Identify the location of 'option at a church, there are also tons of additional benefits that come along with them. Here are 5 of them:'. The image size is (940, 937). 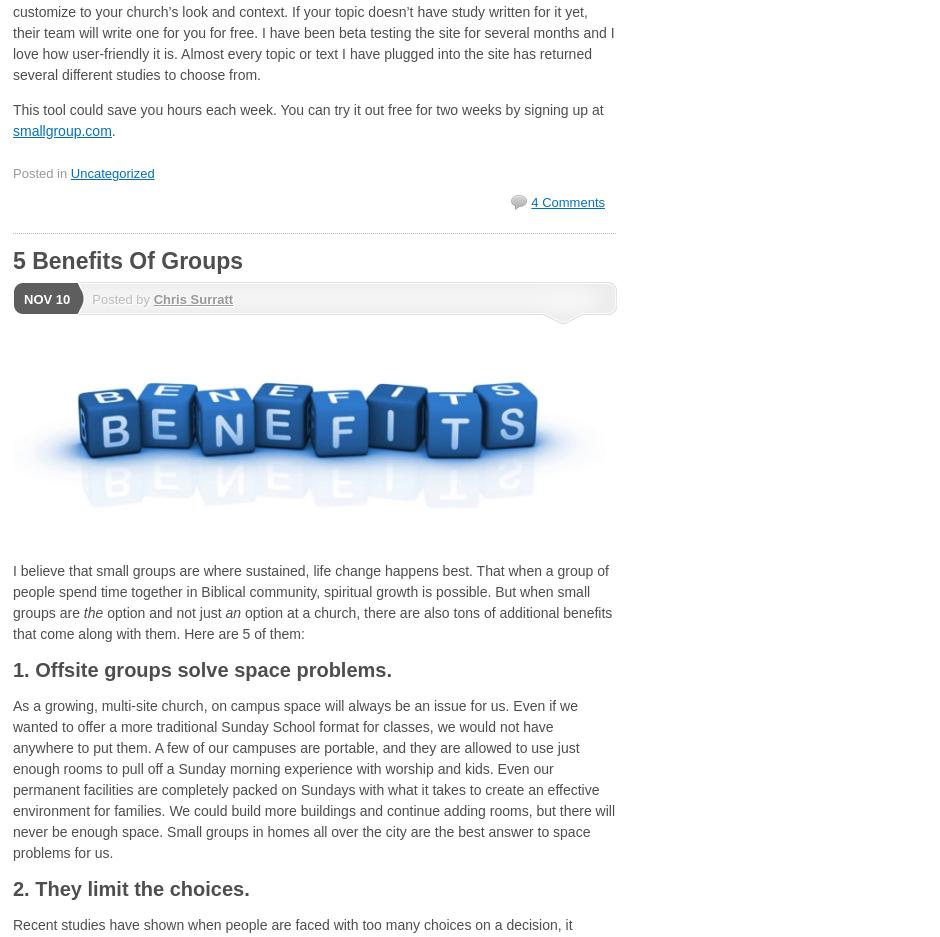
(311, 622).